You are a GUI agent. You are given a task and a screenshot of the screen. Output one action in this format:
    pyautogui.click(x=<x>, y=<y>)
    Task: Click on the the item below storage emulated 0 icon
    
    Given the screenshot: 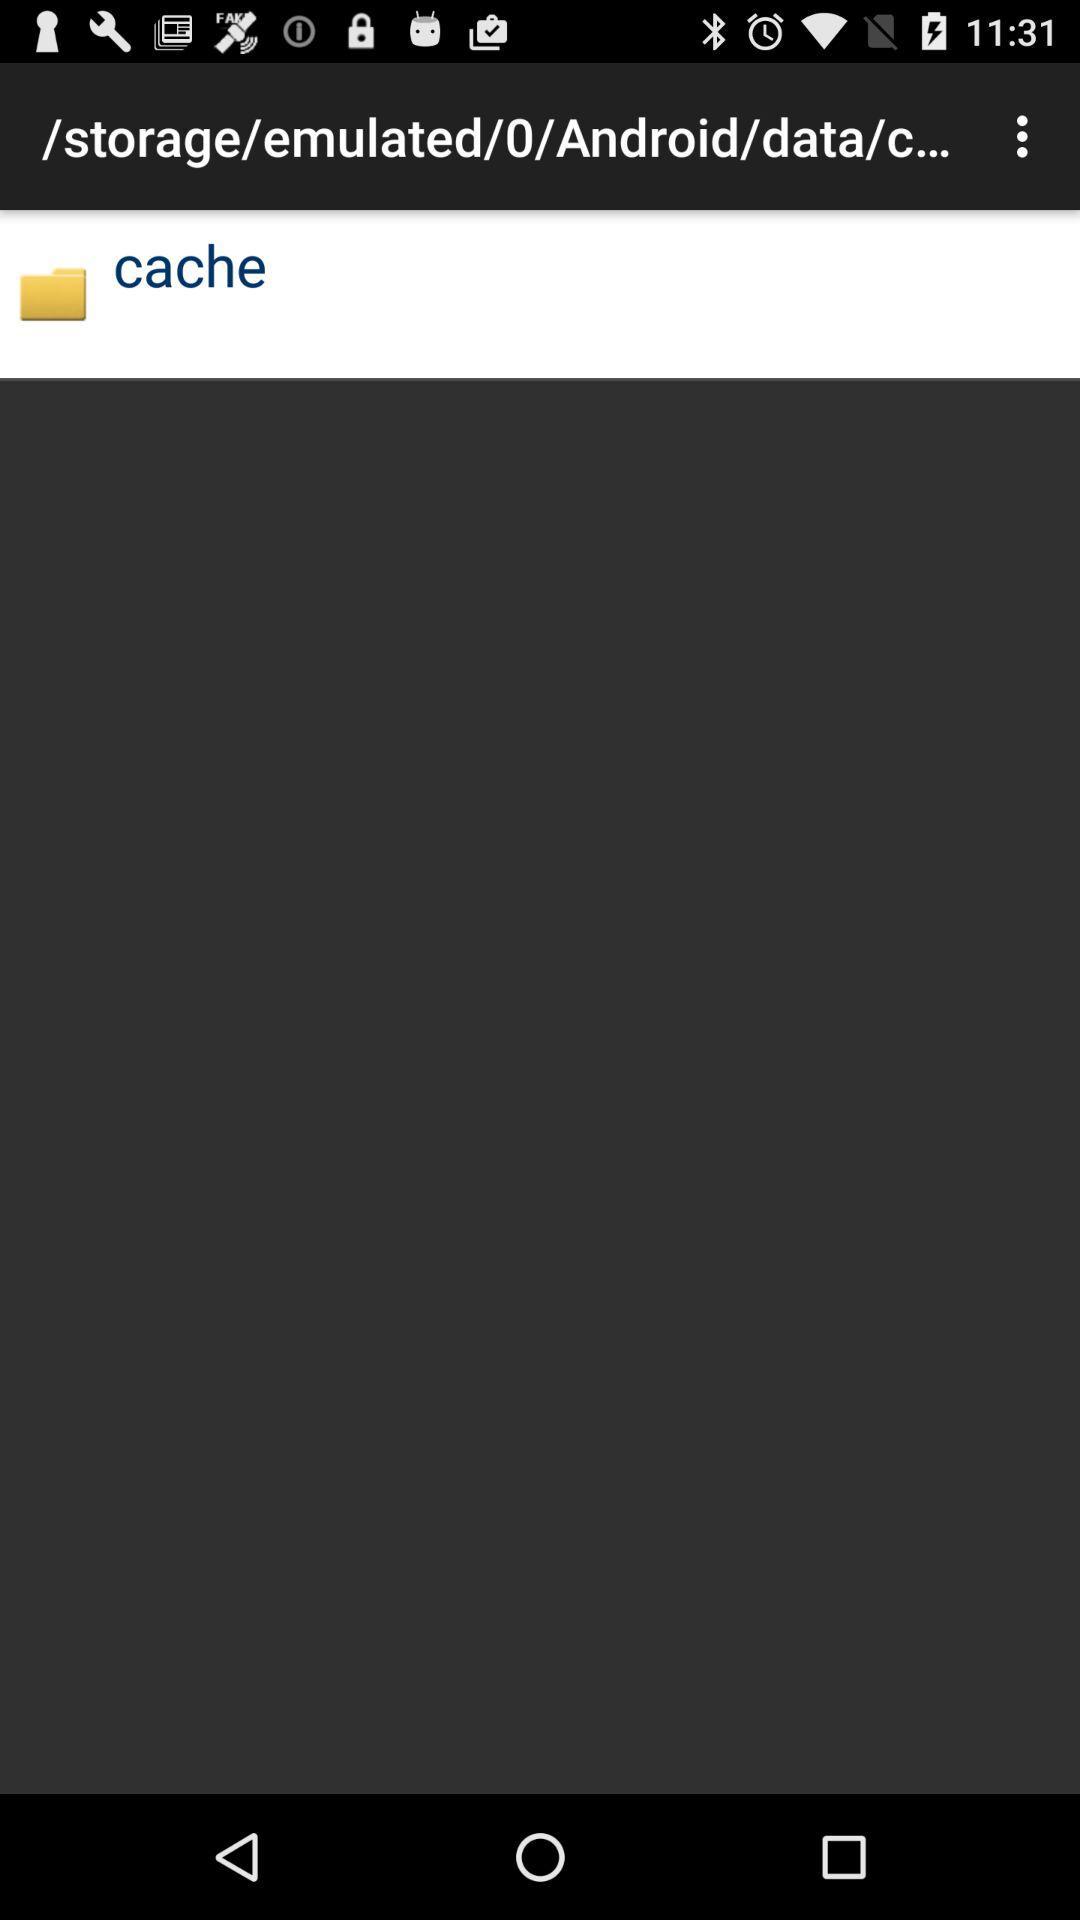 What is the action you would take?
    pyautogui.click(x=190, y=263)
    